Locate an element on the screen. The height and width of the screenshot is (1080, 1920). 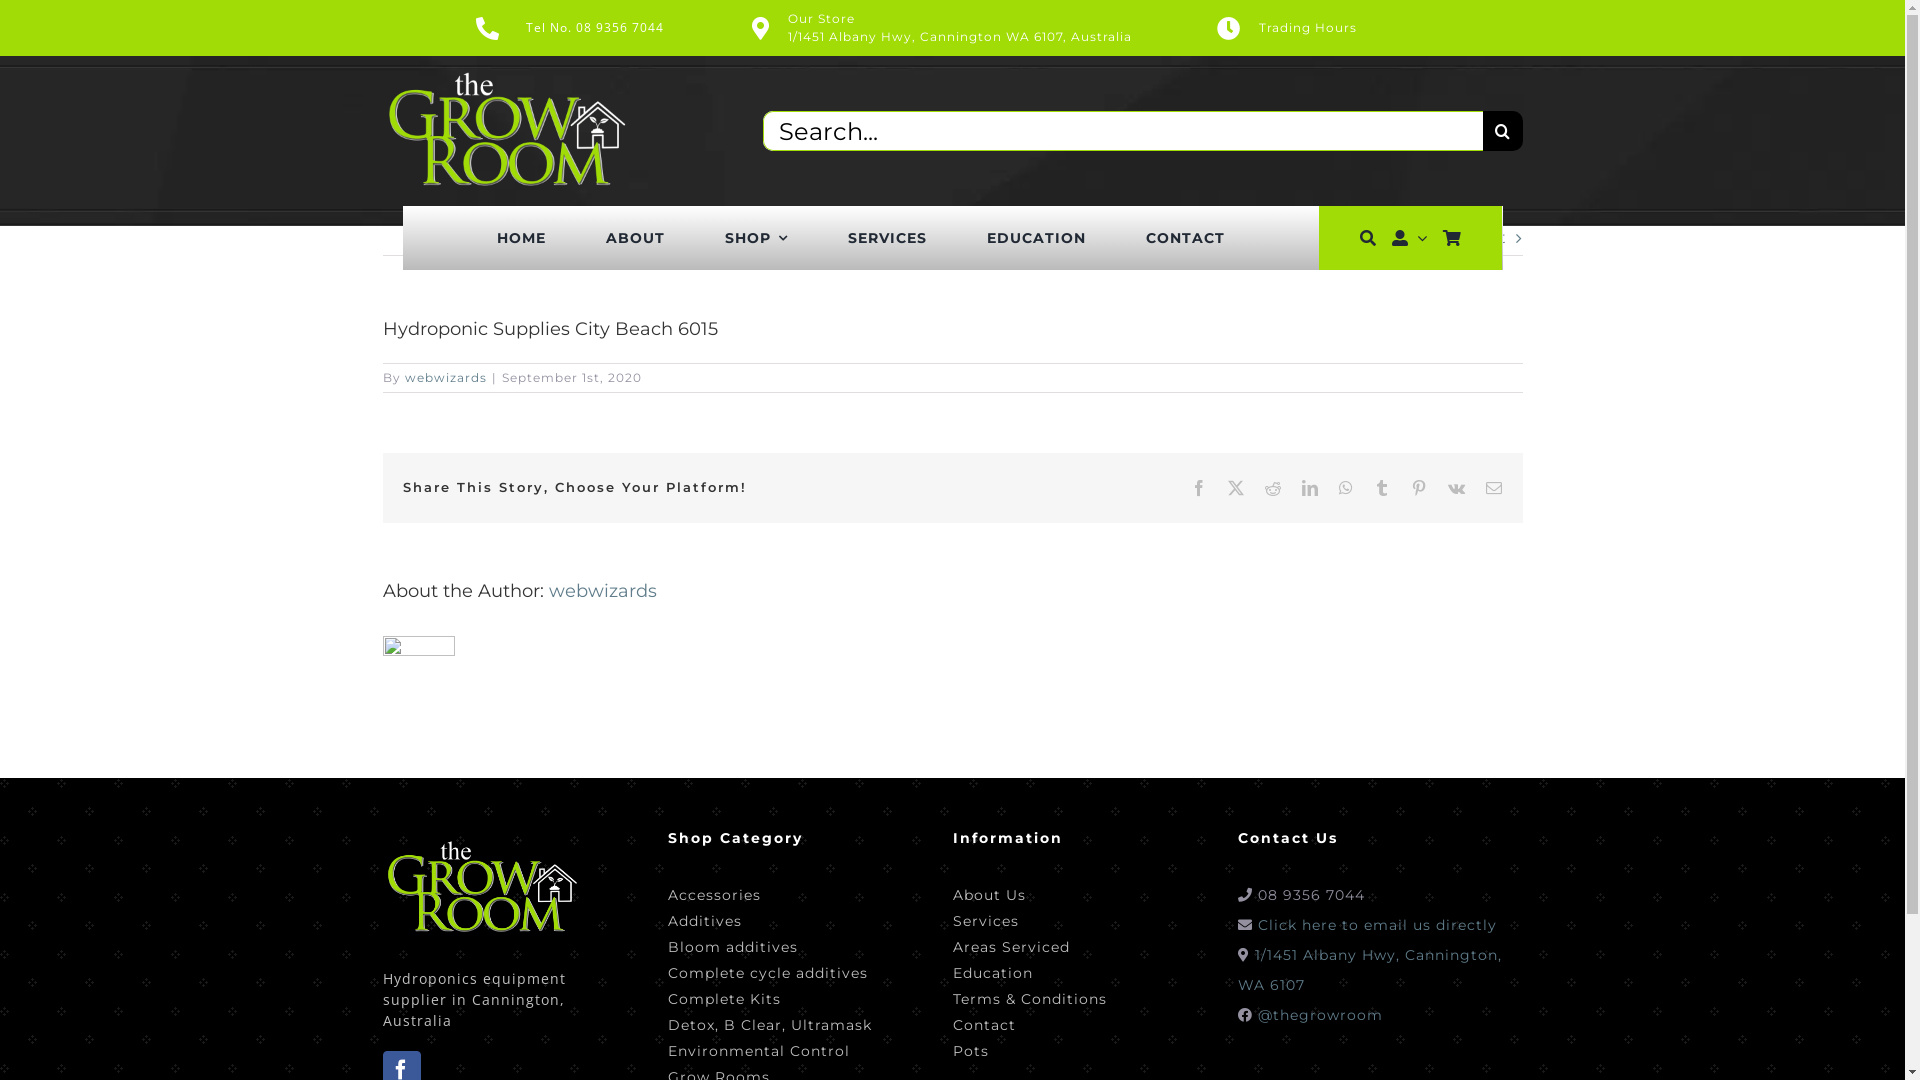
'Additives' is located at coordinates (667, 918).